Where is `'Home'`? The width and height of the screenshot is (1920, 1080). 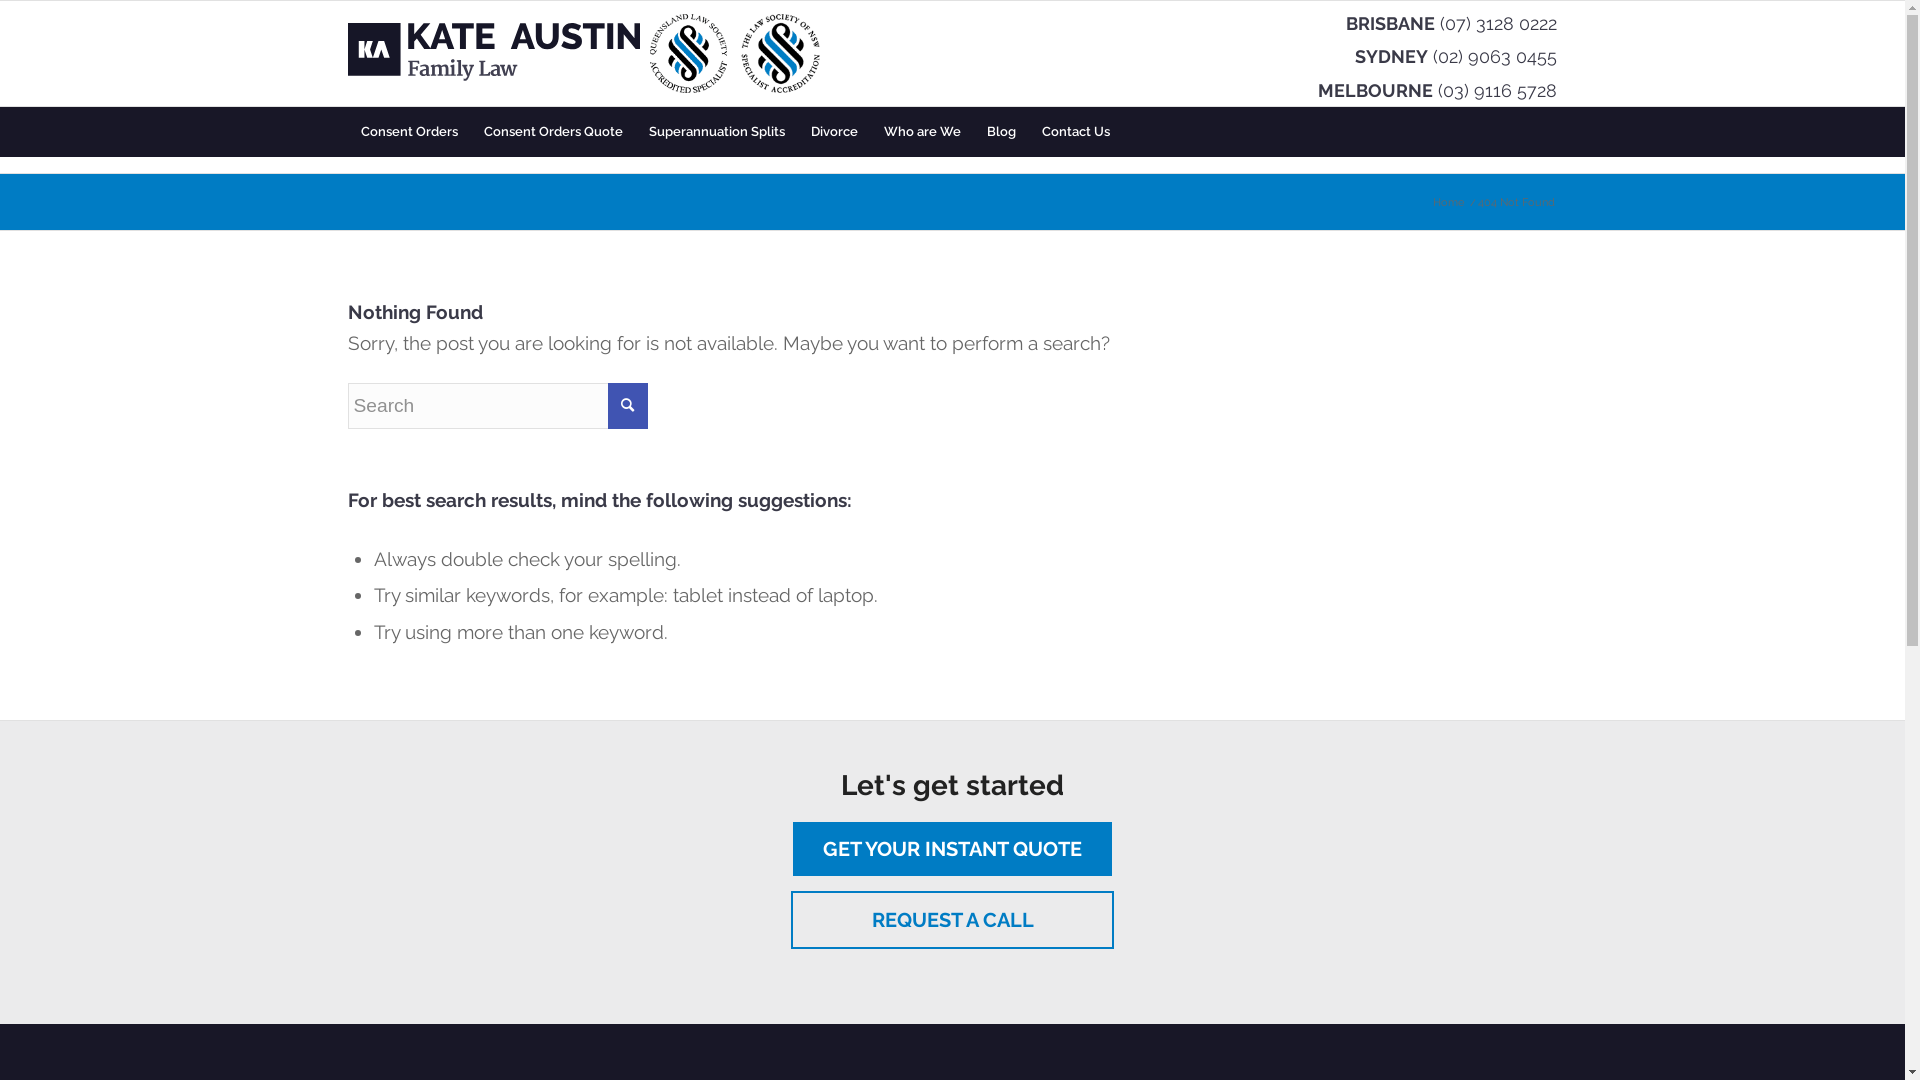
'Home' is located at coordinates (1429, 202).